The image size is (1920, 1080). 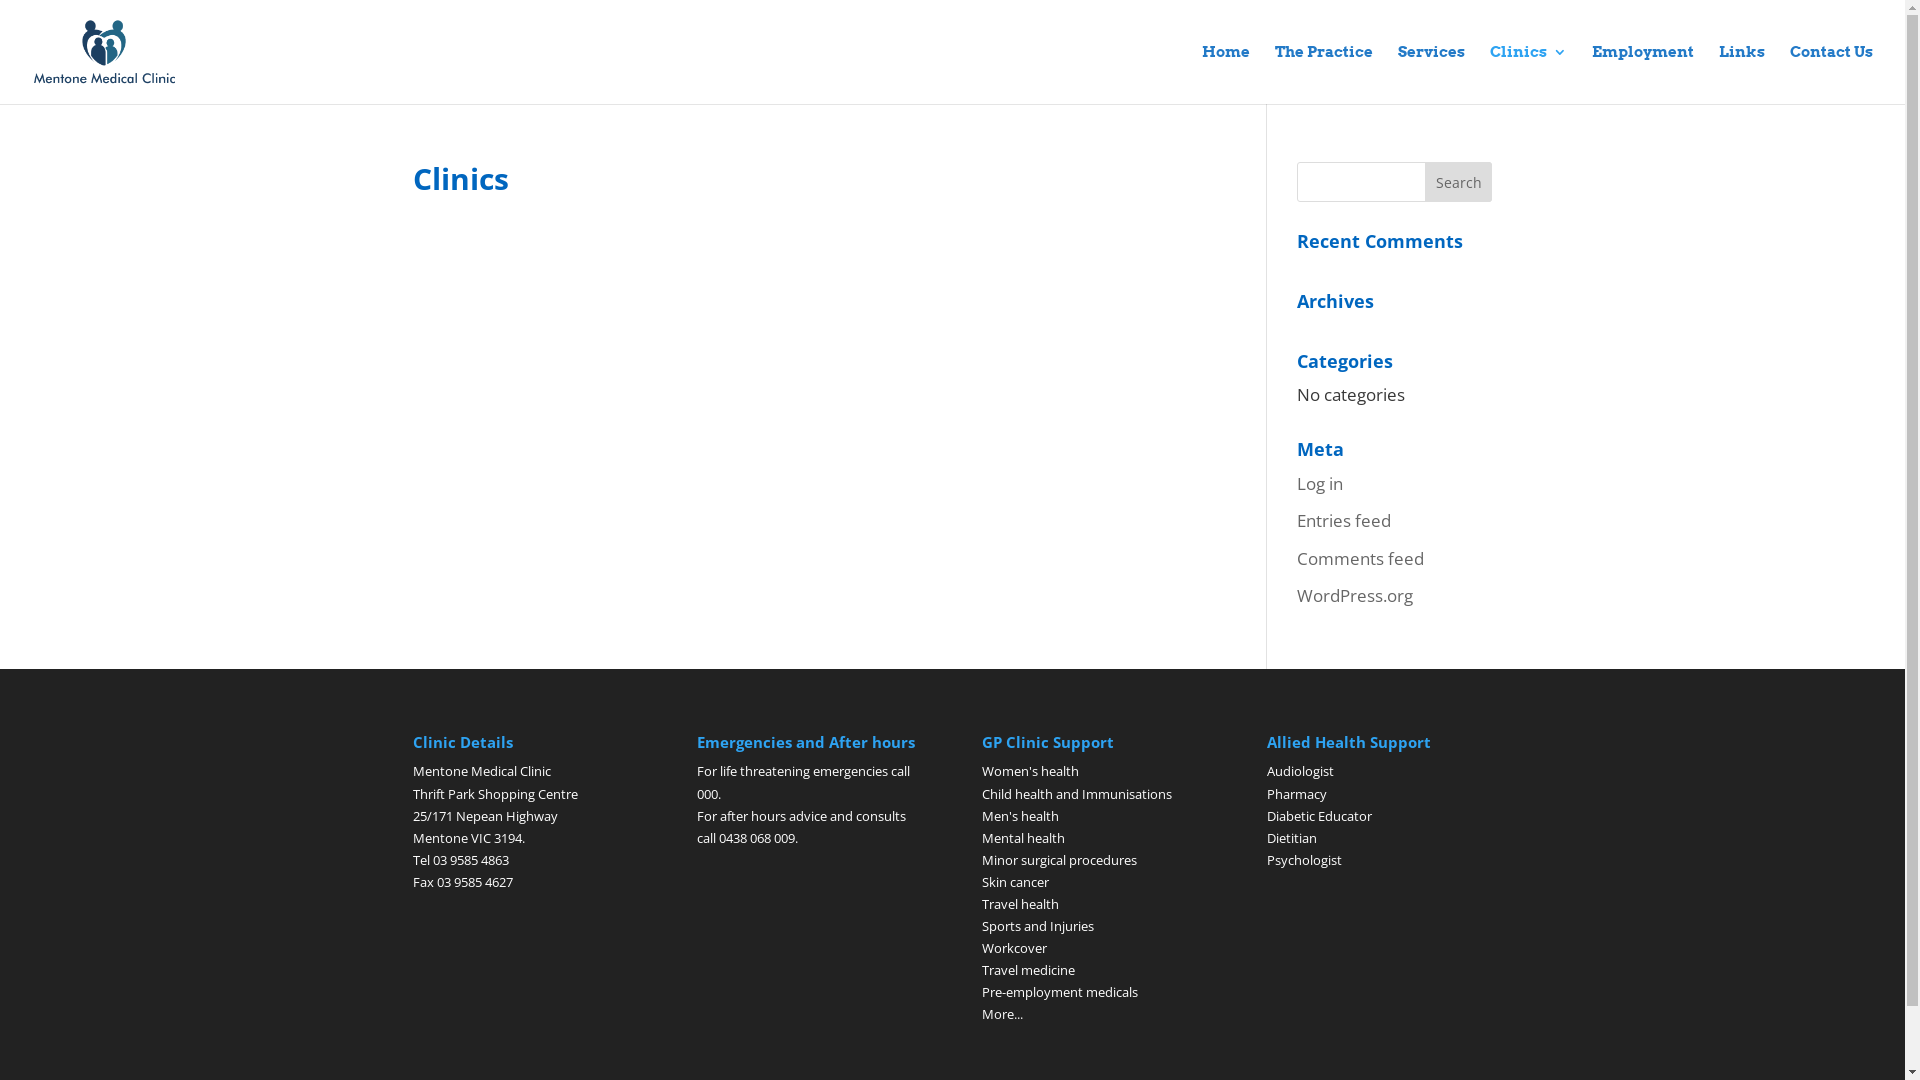 What do you see at coordinates (1344, 519) in the screenshot?
I see `'Entries feed'` at bounding box center [1344, 519].